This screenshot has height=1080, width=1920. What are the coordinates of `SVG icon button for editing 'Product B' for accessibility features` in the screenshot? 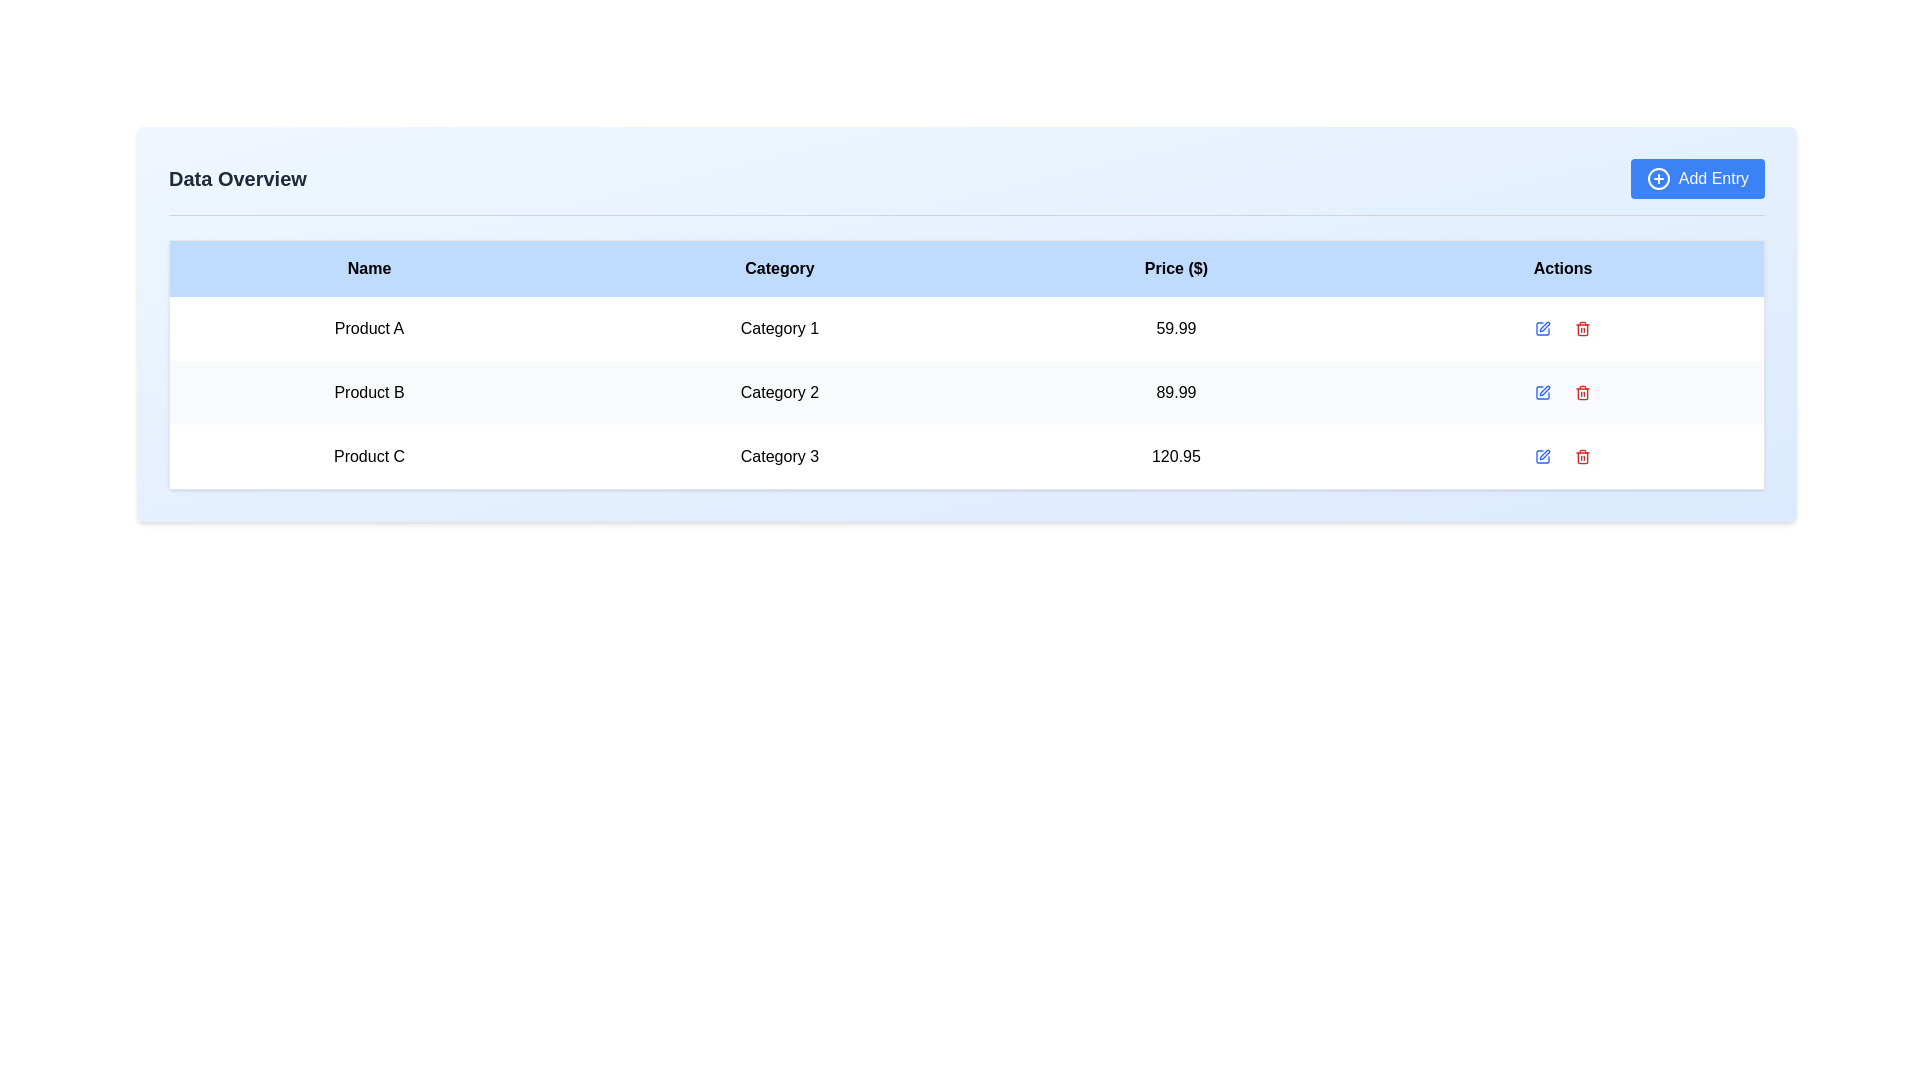 It's located at (1541, 393).